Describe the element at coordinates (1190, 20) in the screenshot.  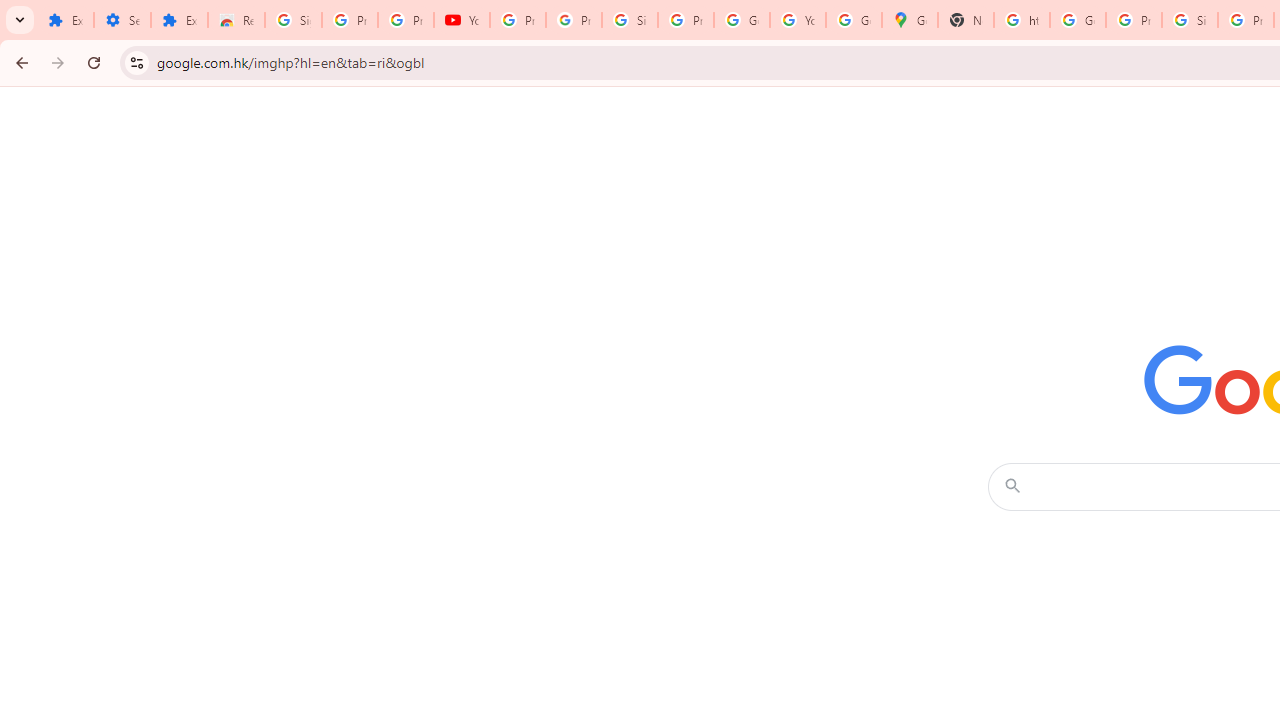
I see `'Sign in - Google Accounts'` at that location.